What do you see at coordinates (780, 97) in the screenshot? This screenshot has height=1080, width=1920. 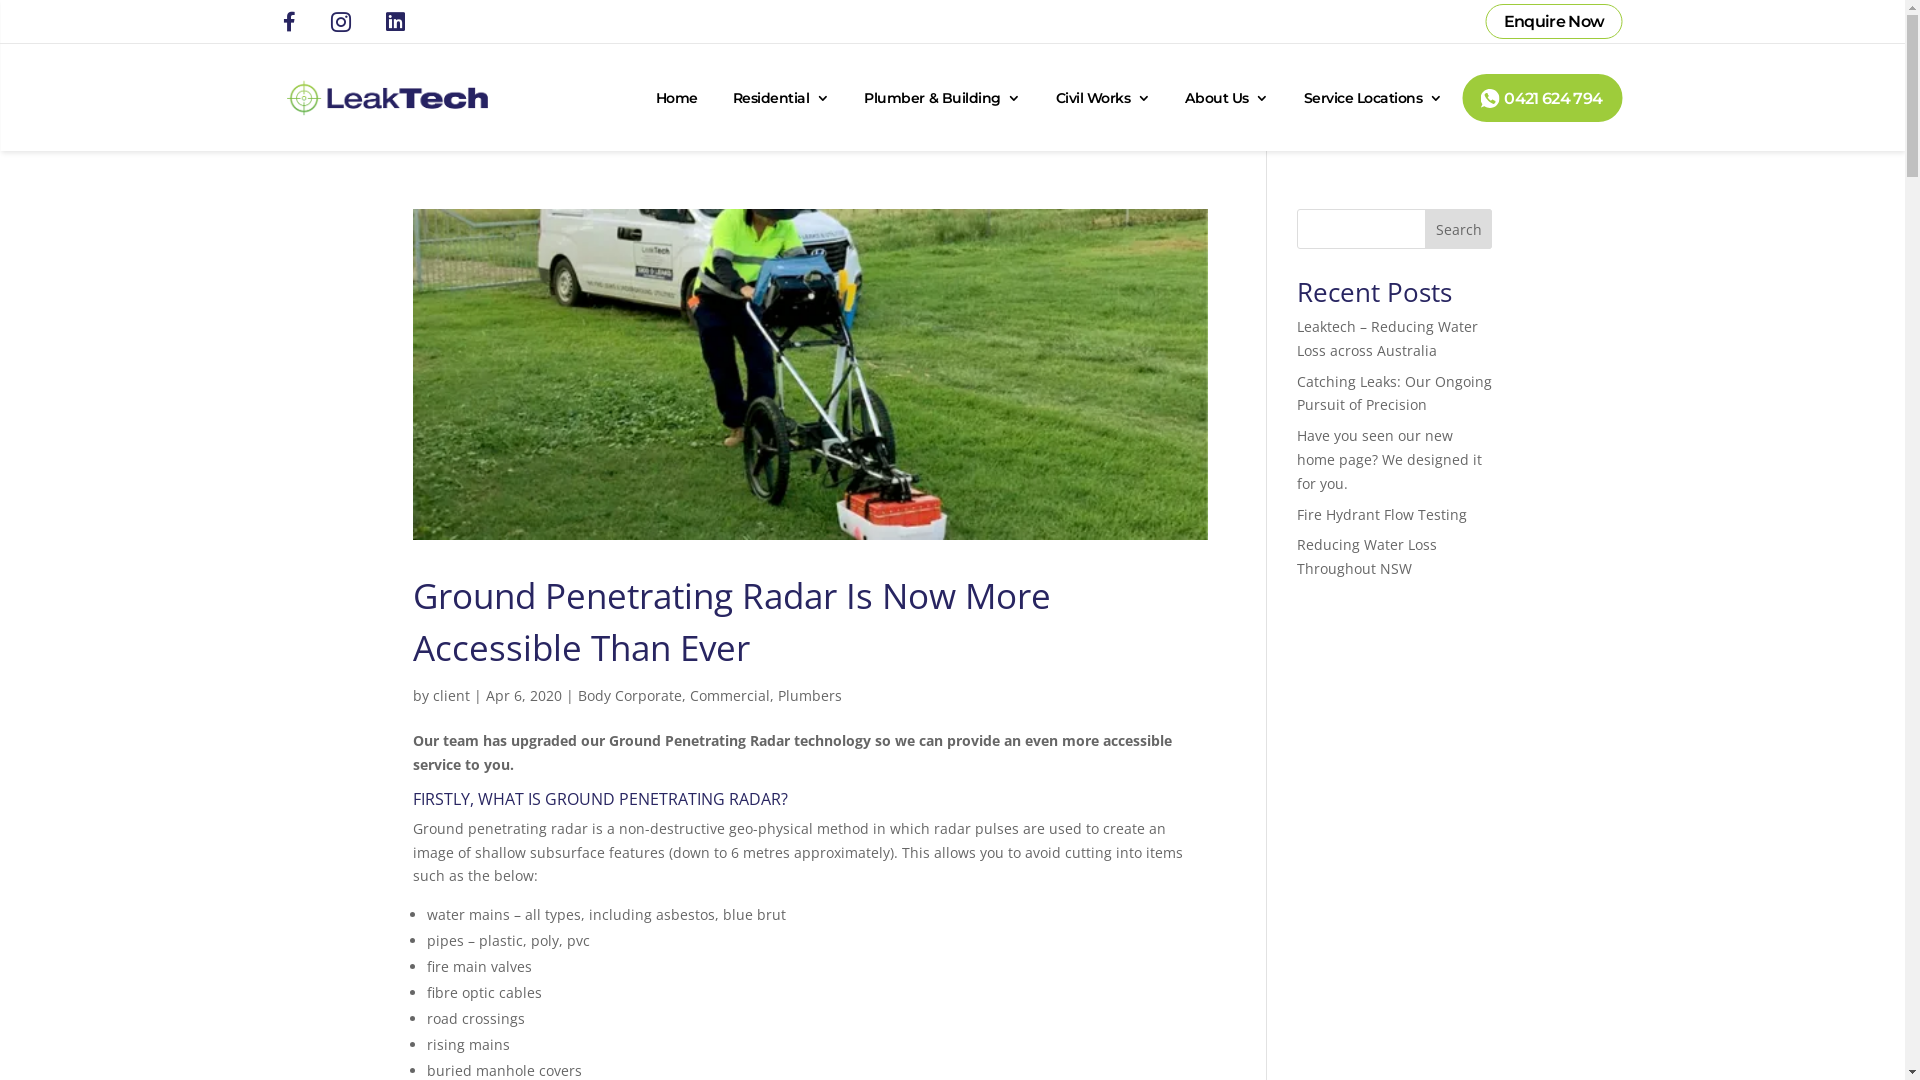 I see `'Residential'` at bounding box center [780, 97].